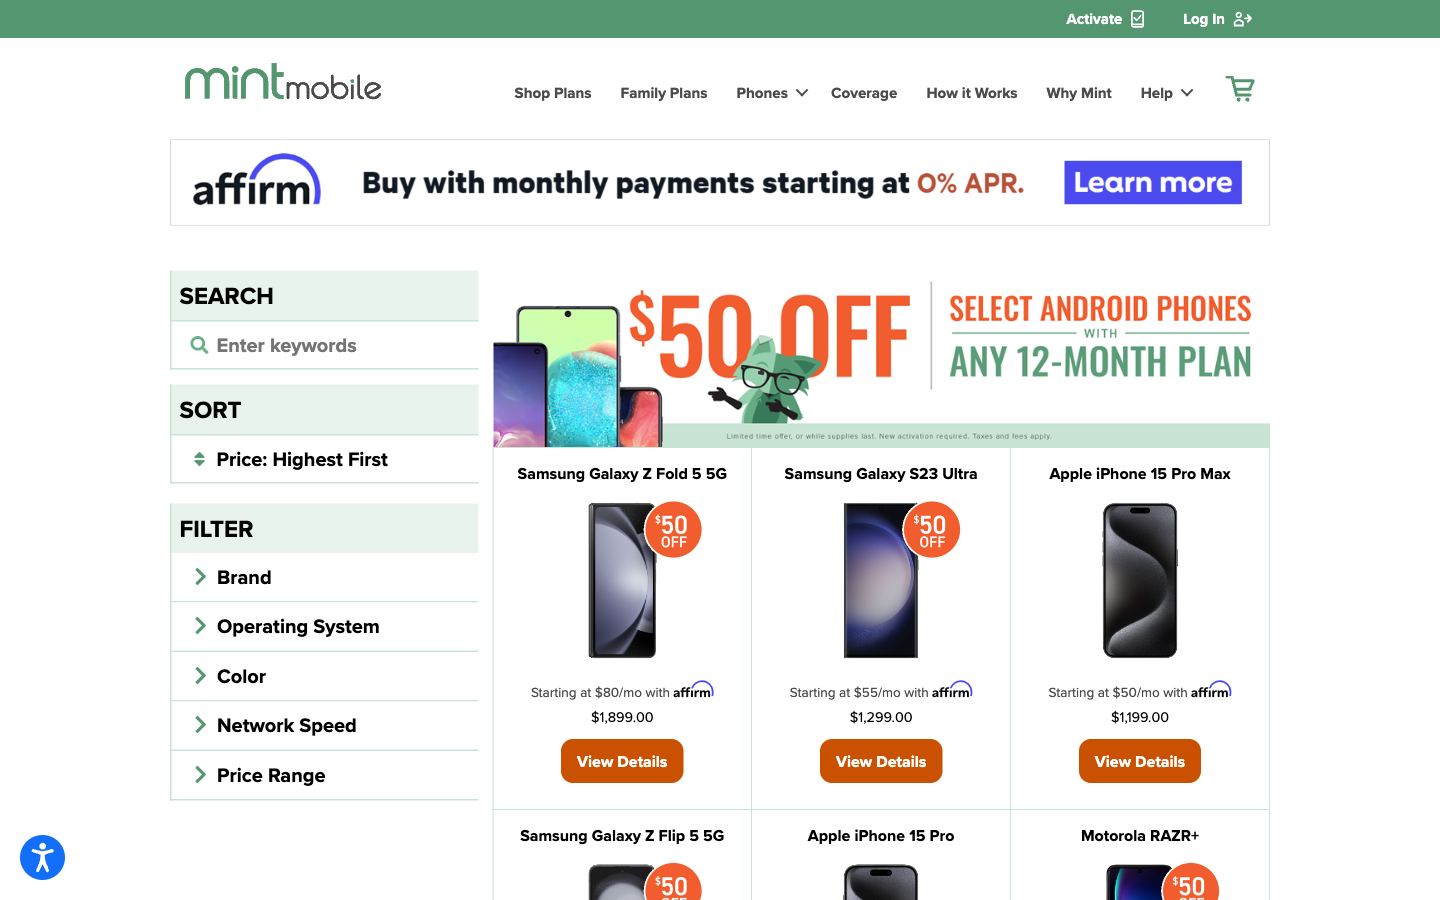 Image resolution: width=1440 pixels, height=900 pixels. What do you see at coordinates (768, 91) in the screenshot?
I see `the page devoted to Phones` at bounding box center [768, 91].